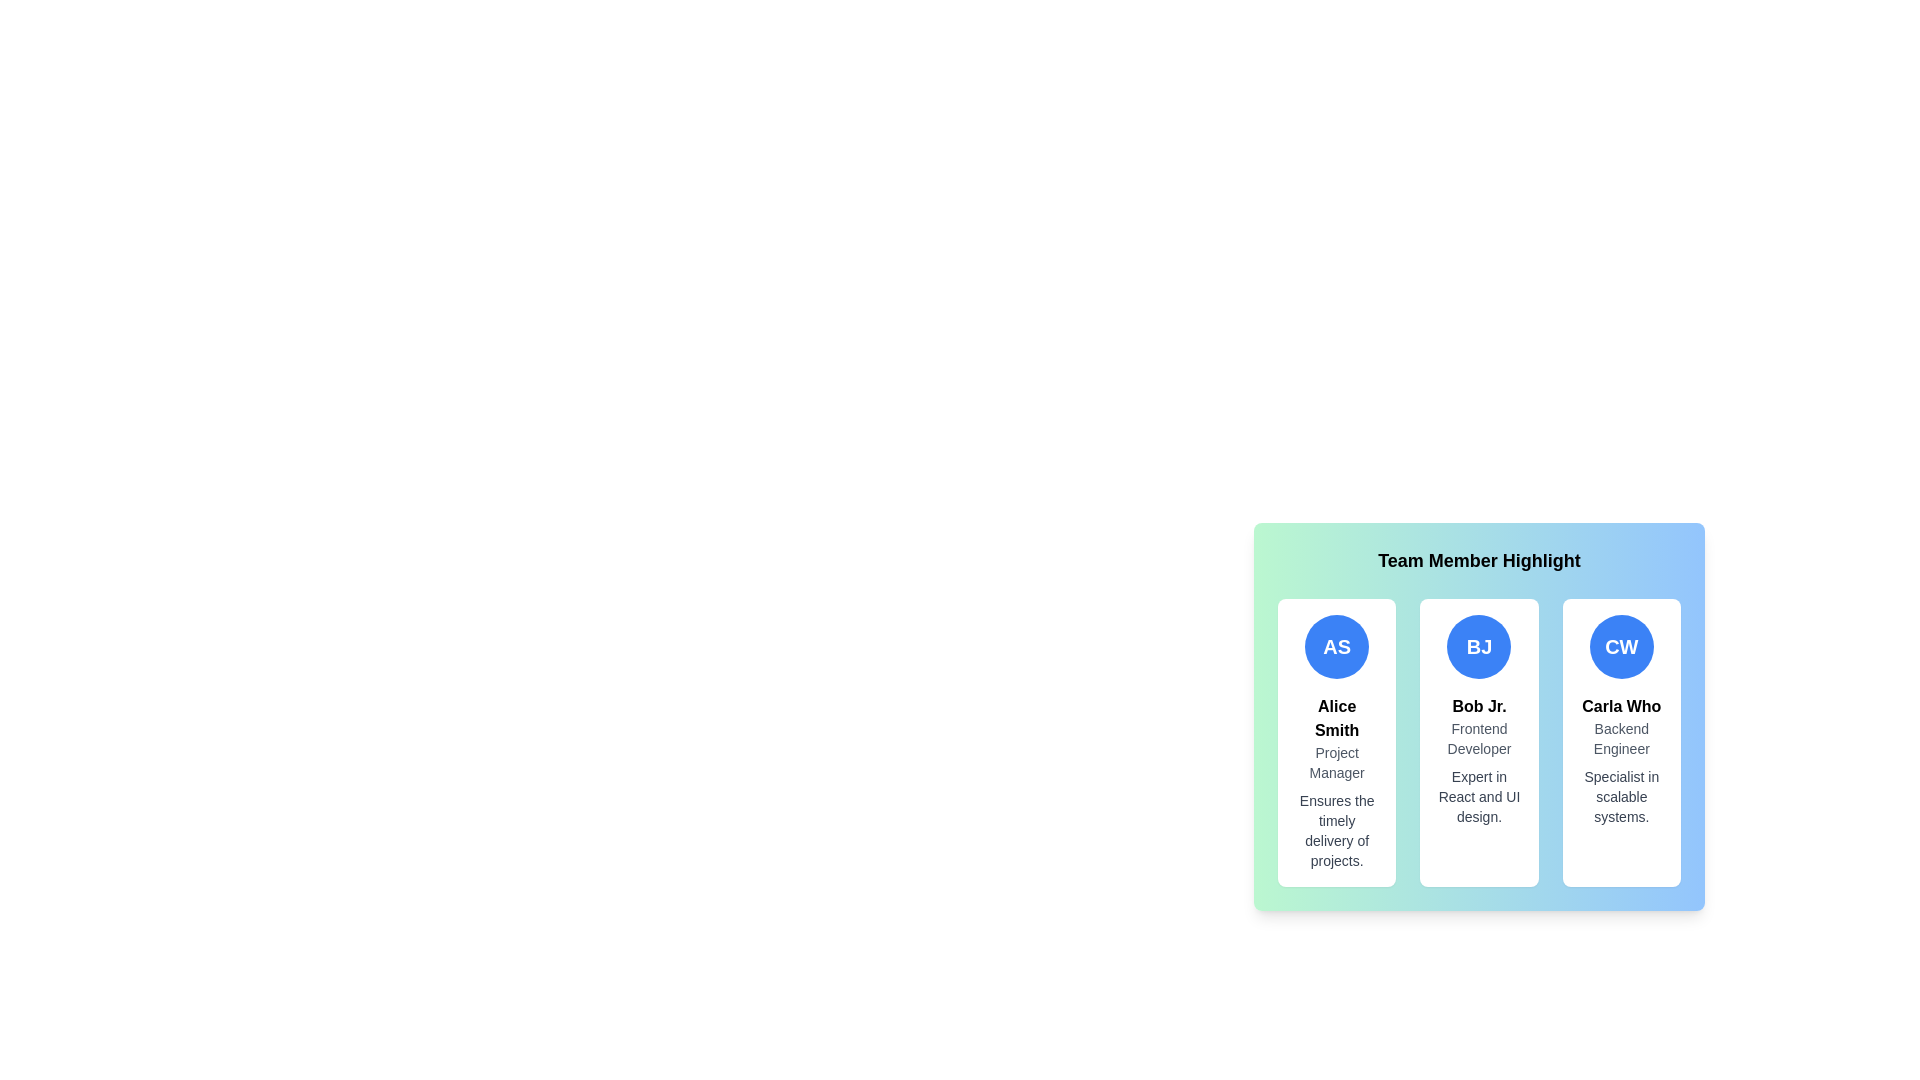 This screenshot has height=1080, width=1920. What do you see at coordinates (1621, 743) in the screenshot?
I see `the team member profile card located at the rightmost position of the row, which is the third card in a grid layout` at bounding box center [1621, 743].